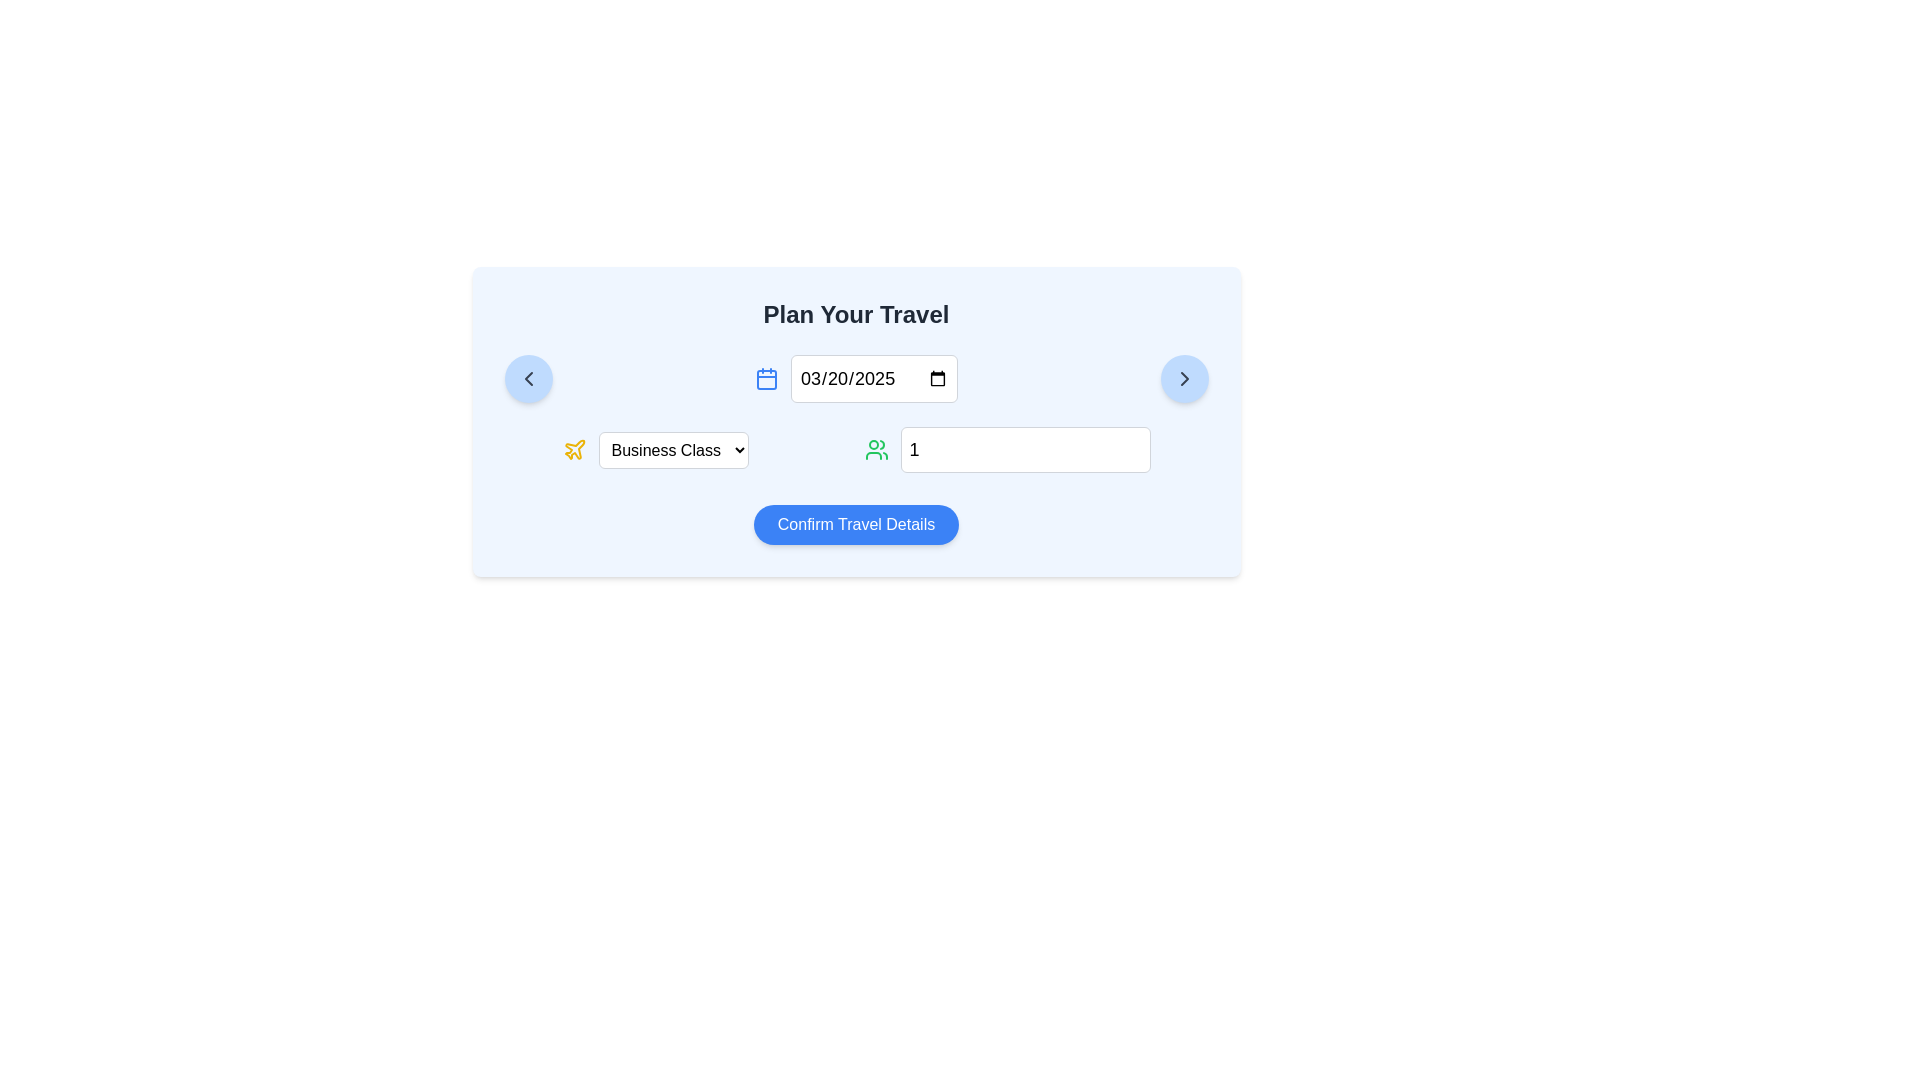  Describe the element at coordinates (1184, 378) in the screenshot. I see `the rightward chevron icon, which is a dark arrow contained within a blue circular button` at that location.